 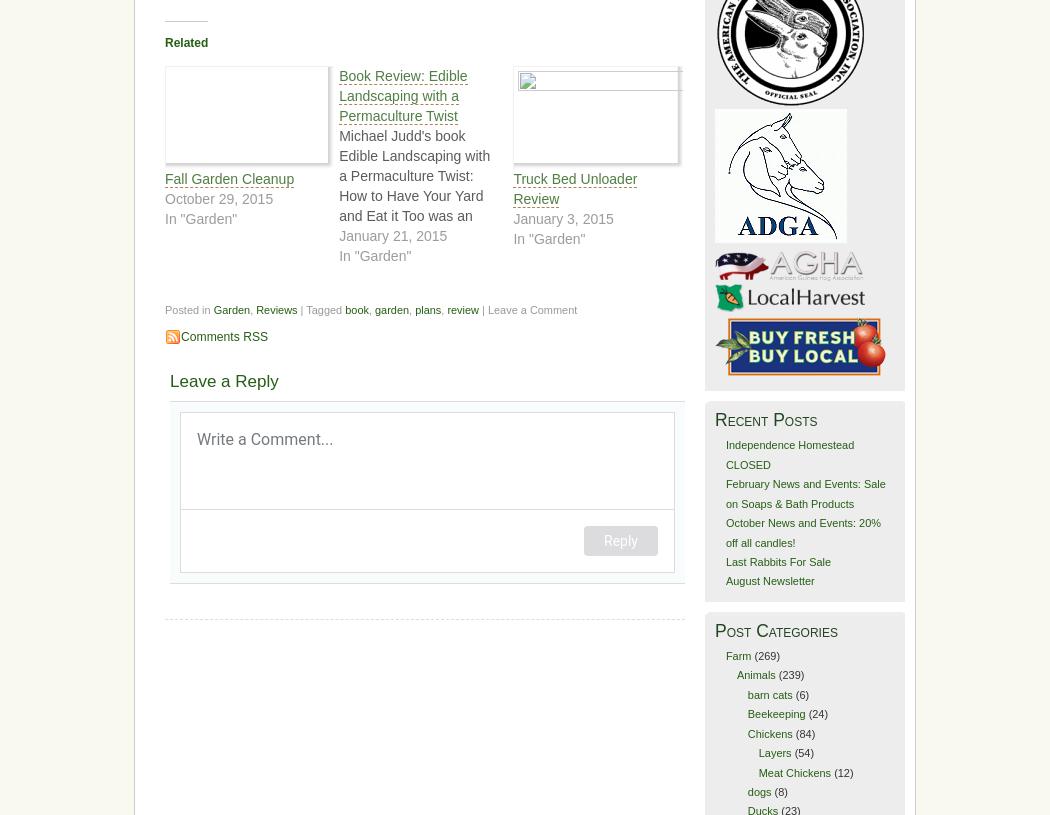 I want to click on 'February News and Events: Sale on Soaps & Bath Products', so click(x=804, y=493).